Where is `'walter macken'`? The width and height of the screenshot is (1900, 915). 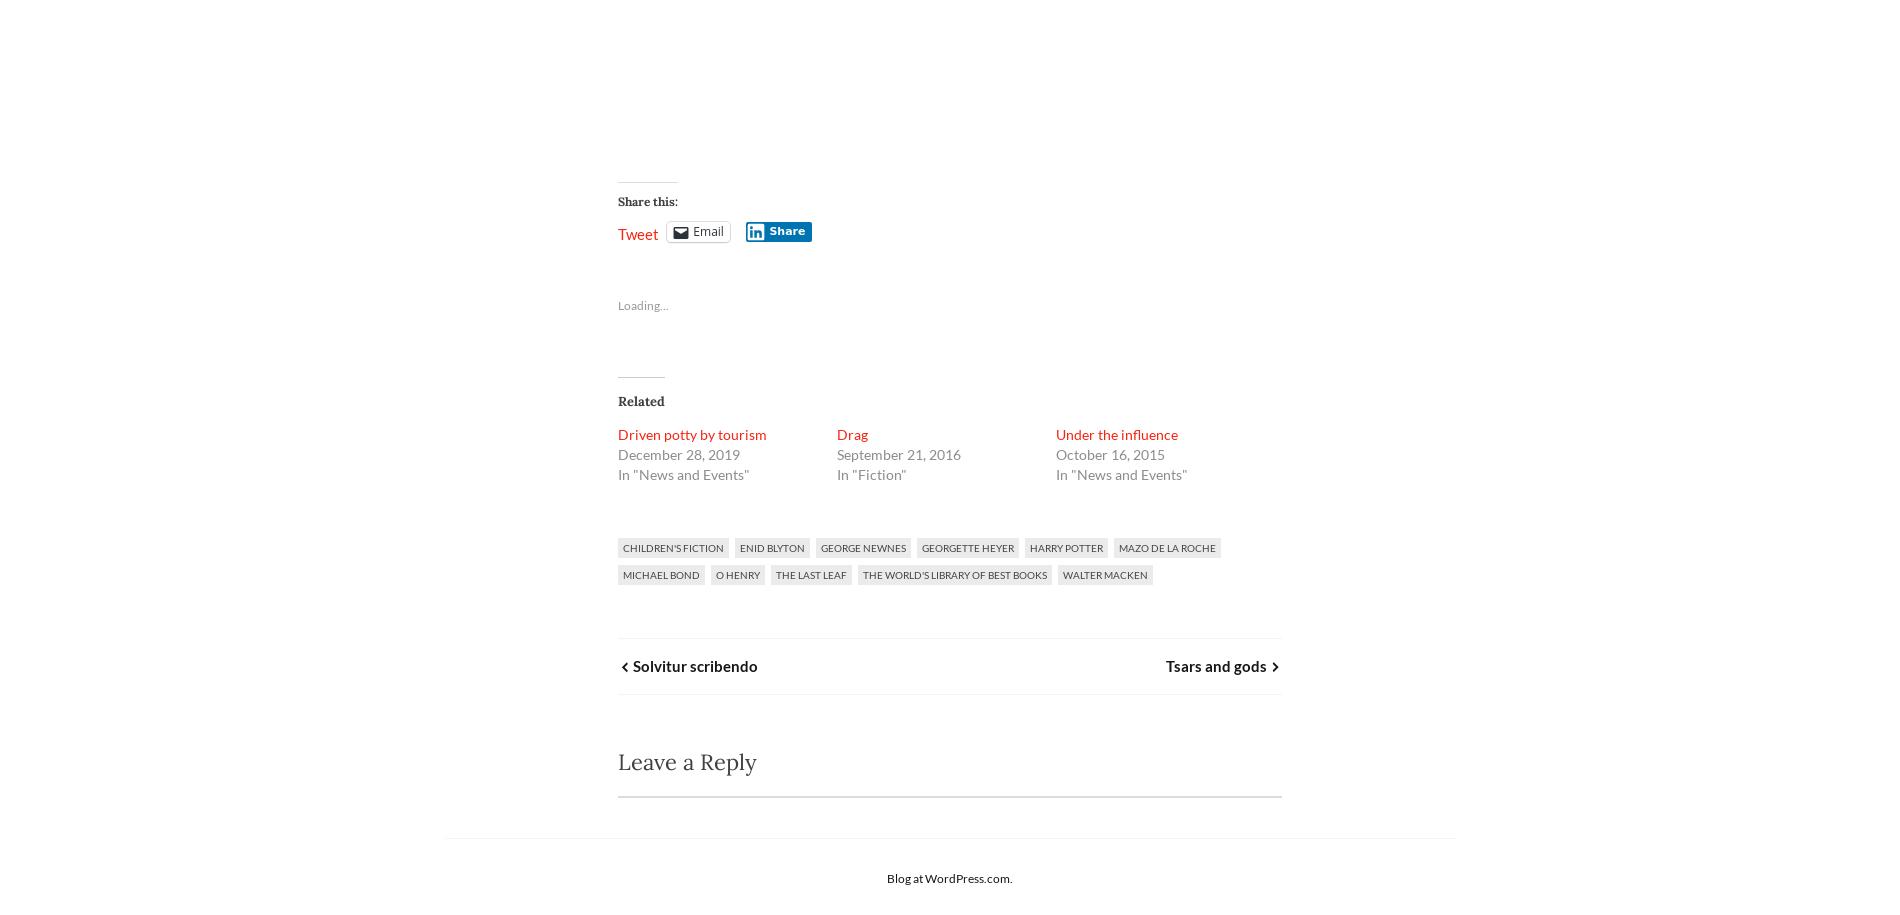 'walter macken' is located at coordinates (1105, 573).